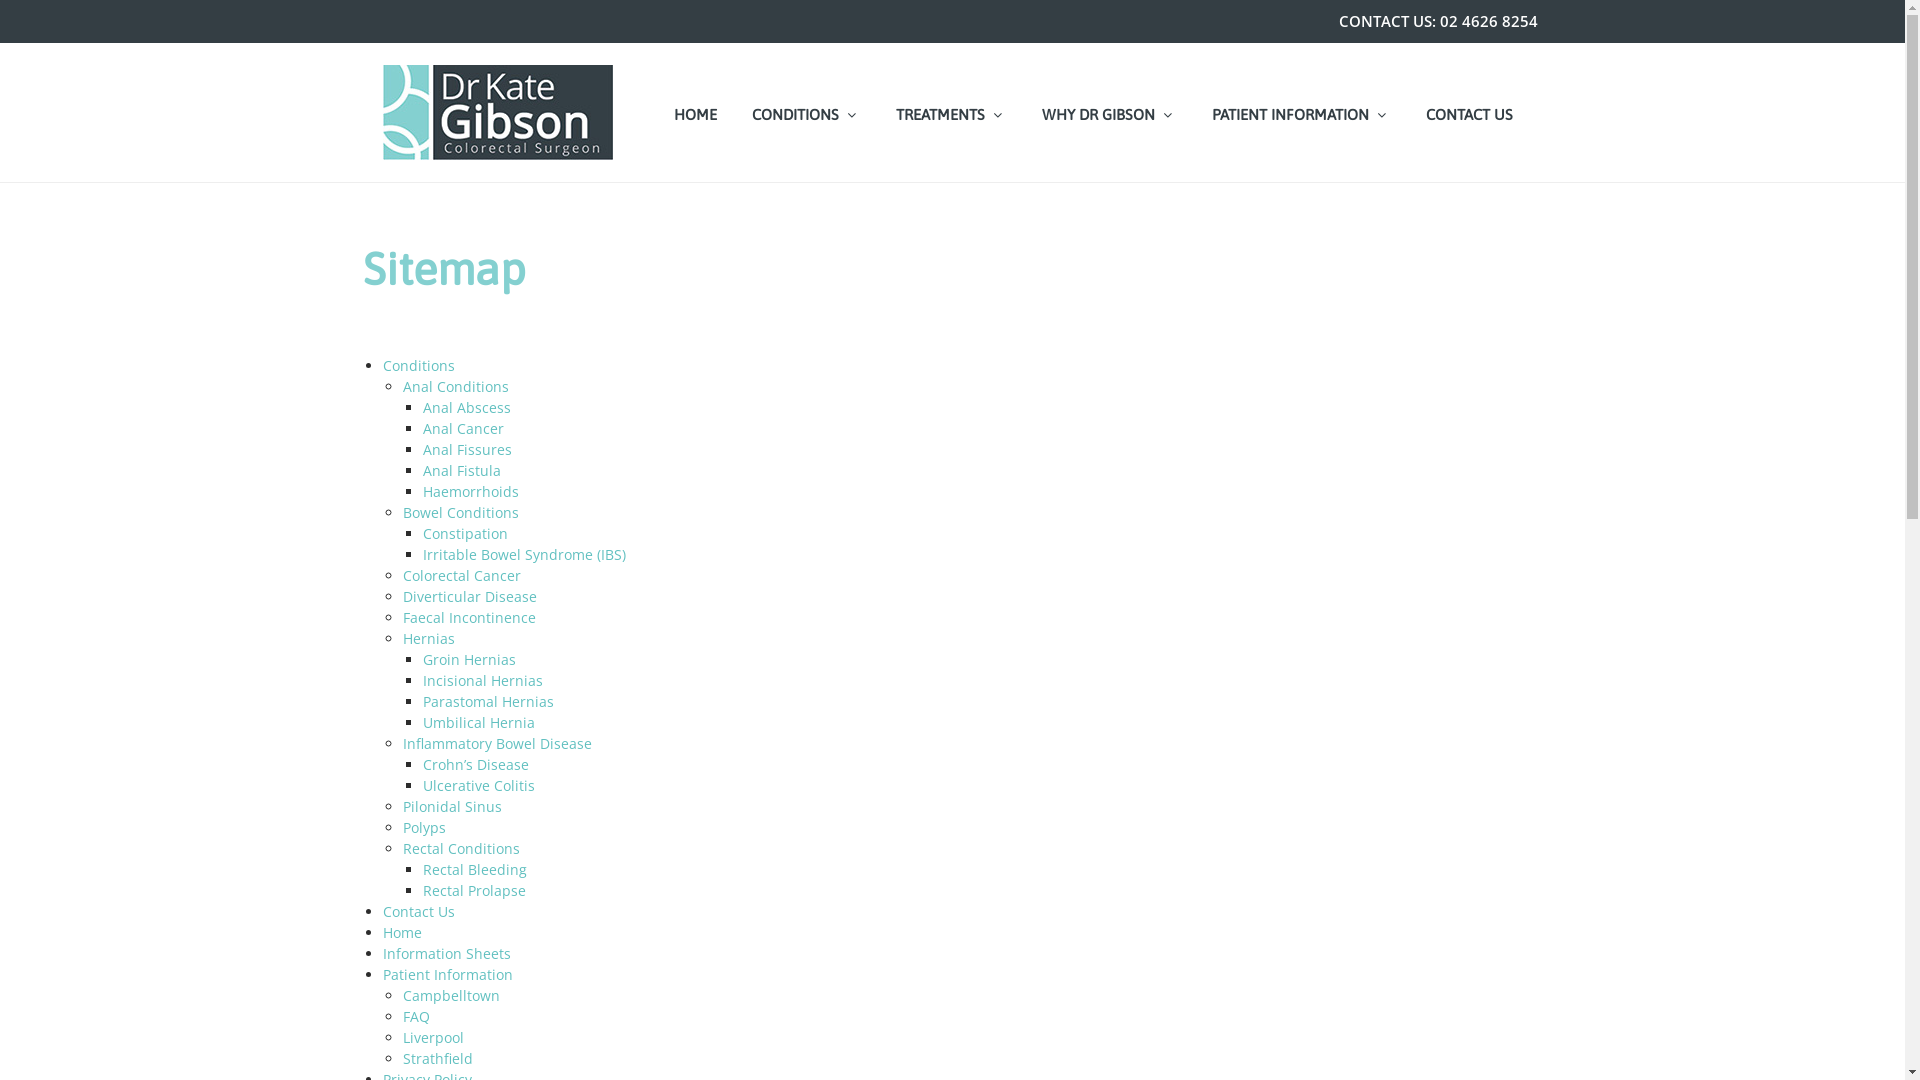 This screenshot has width=1920, height=1080. I want to click on 'Faecal Incontinence', so click(401, 616).